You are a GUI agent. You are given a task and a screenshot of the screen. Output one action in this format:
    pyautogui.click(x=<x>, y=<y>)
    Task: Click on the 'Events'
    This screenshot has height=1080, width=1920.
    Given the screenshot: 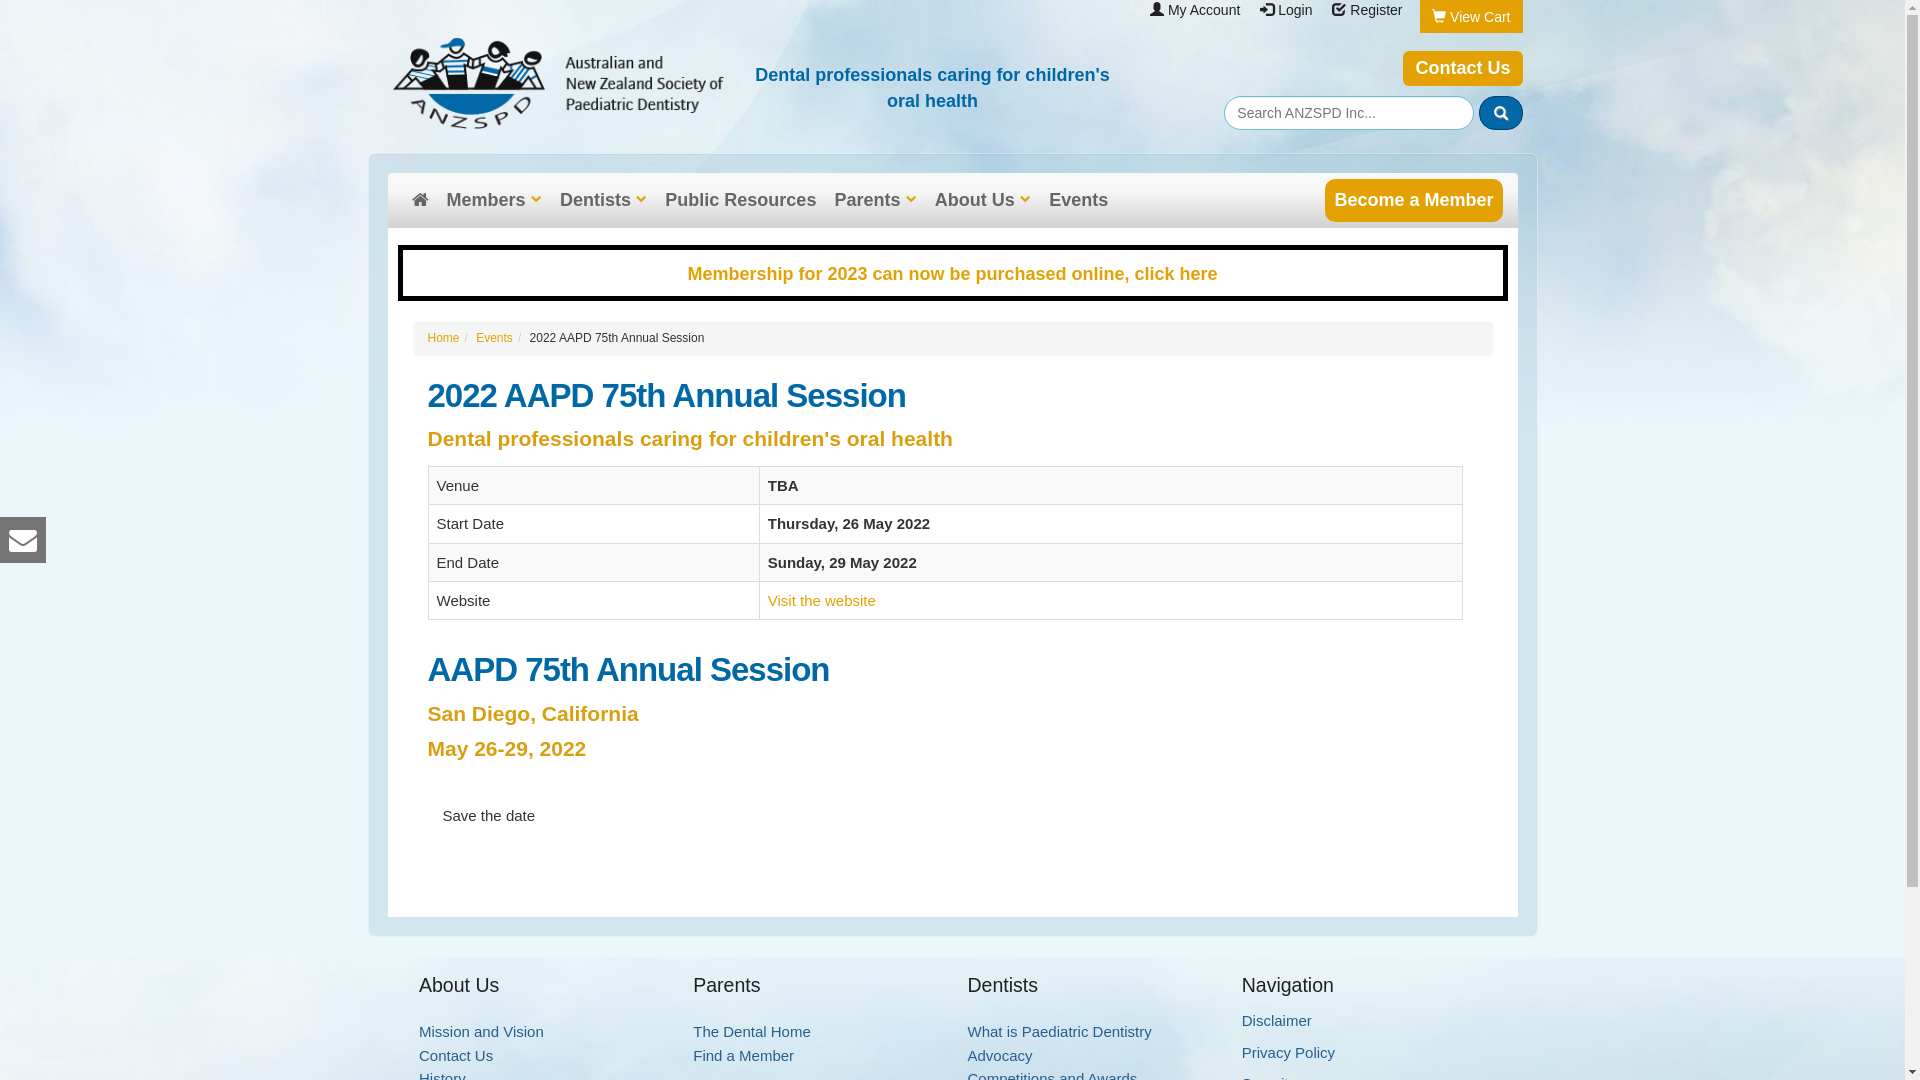 What is the action you would take?
    pyautogui.click(x=474, y=337)
    